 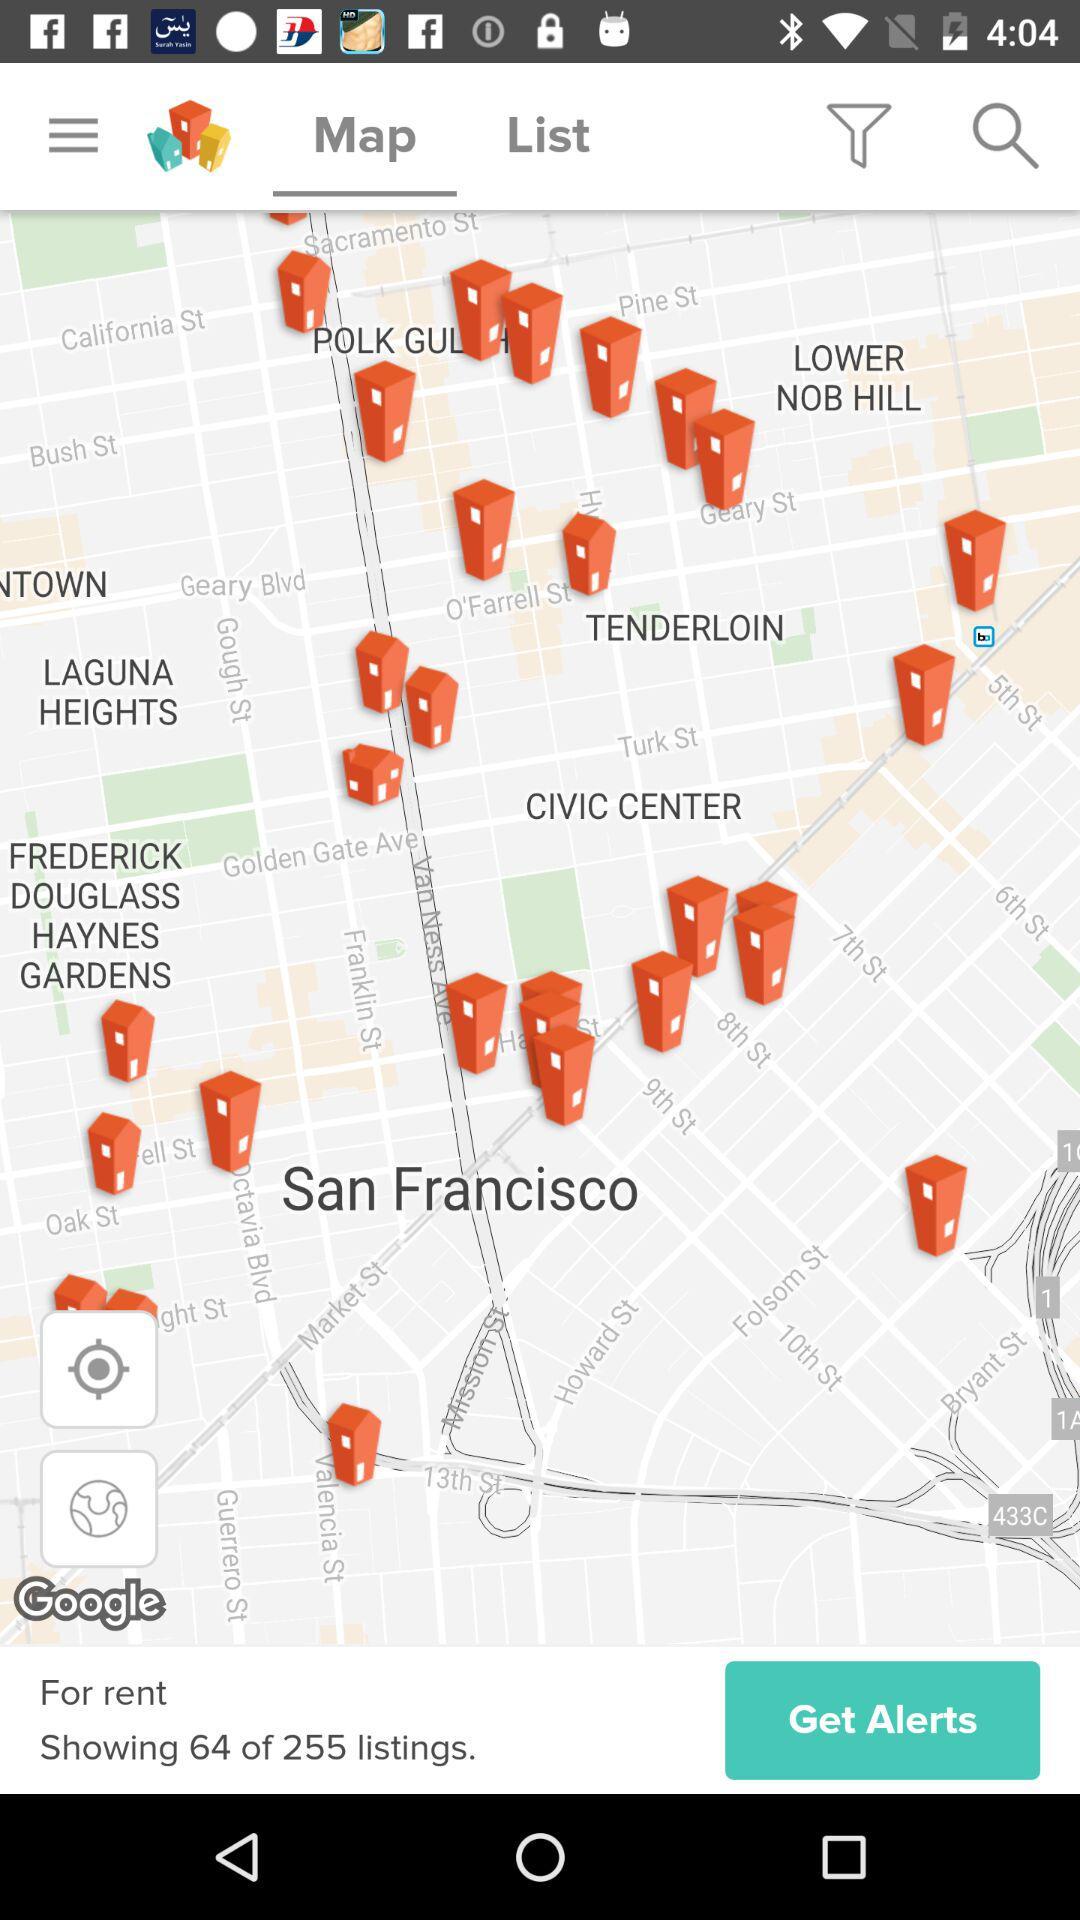 I want to click on the get alerts item, so click(x=881, y=1719).